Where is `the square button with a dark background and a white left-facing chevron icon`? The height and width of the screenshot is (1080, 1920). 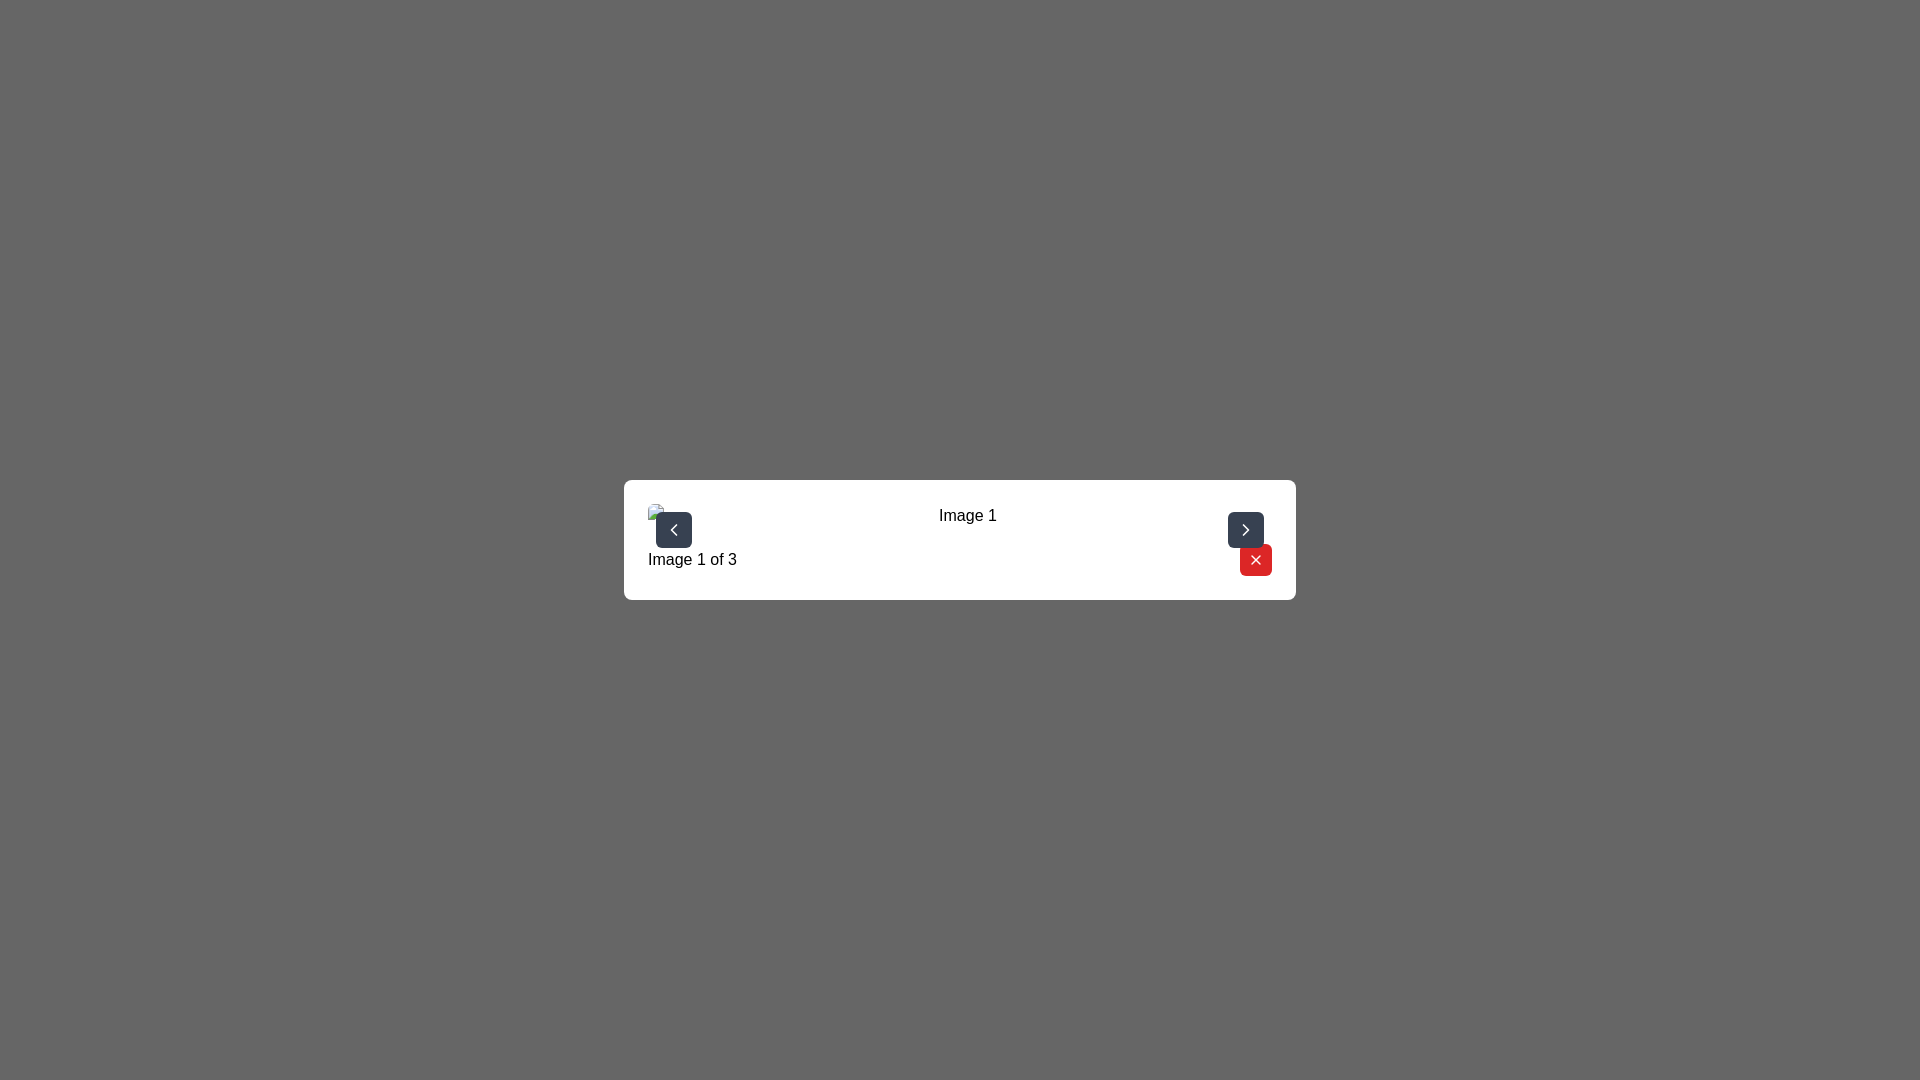 the square button with a dark background and a white left-facing chevron icon is located at coordinates (673, 528).